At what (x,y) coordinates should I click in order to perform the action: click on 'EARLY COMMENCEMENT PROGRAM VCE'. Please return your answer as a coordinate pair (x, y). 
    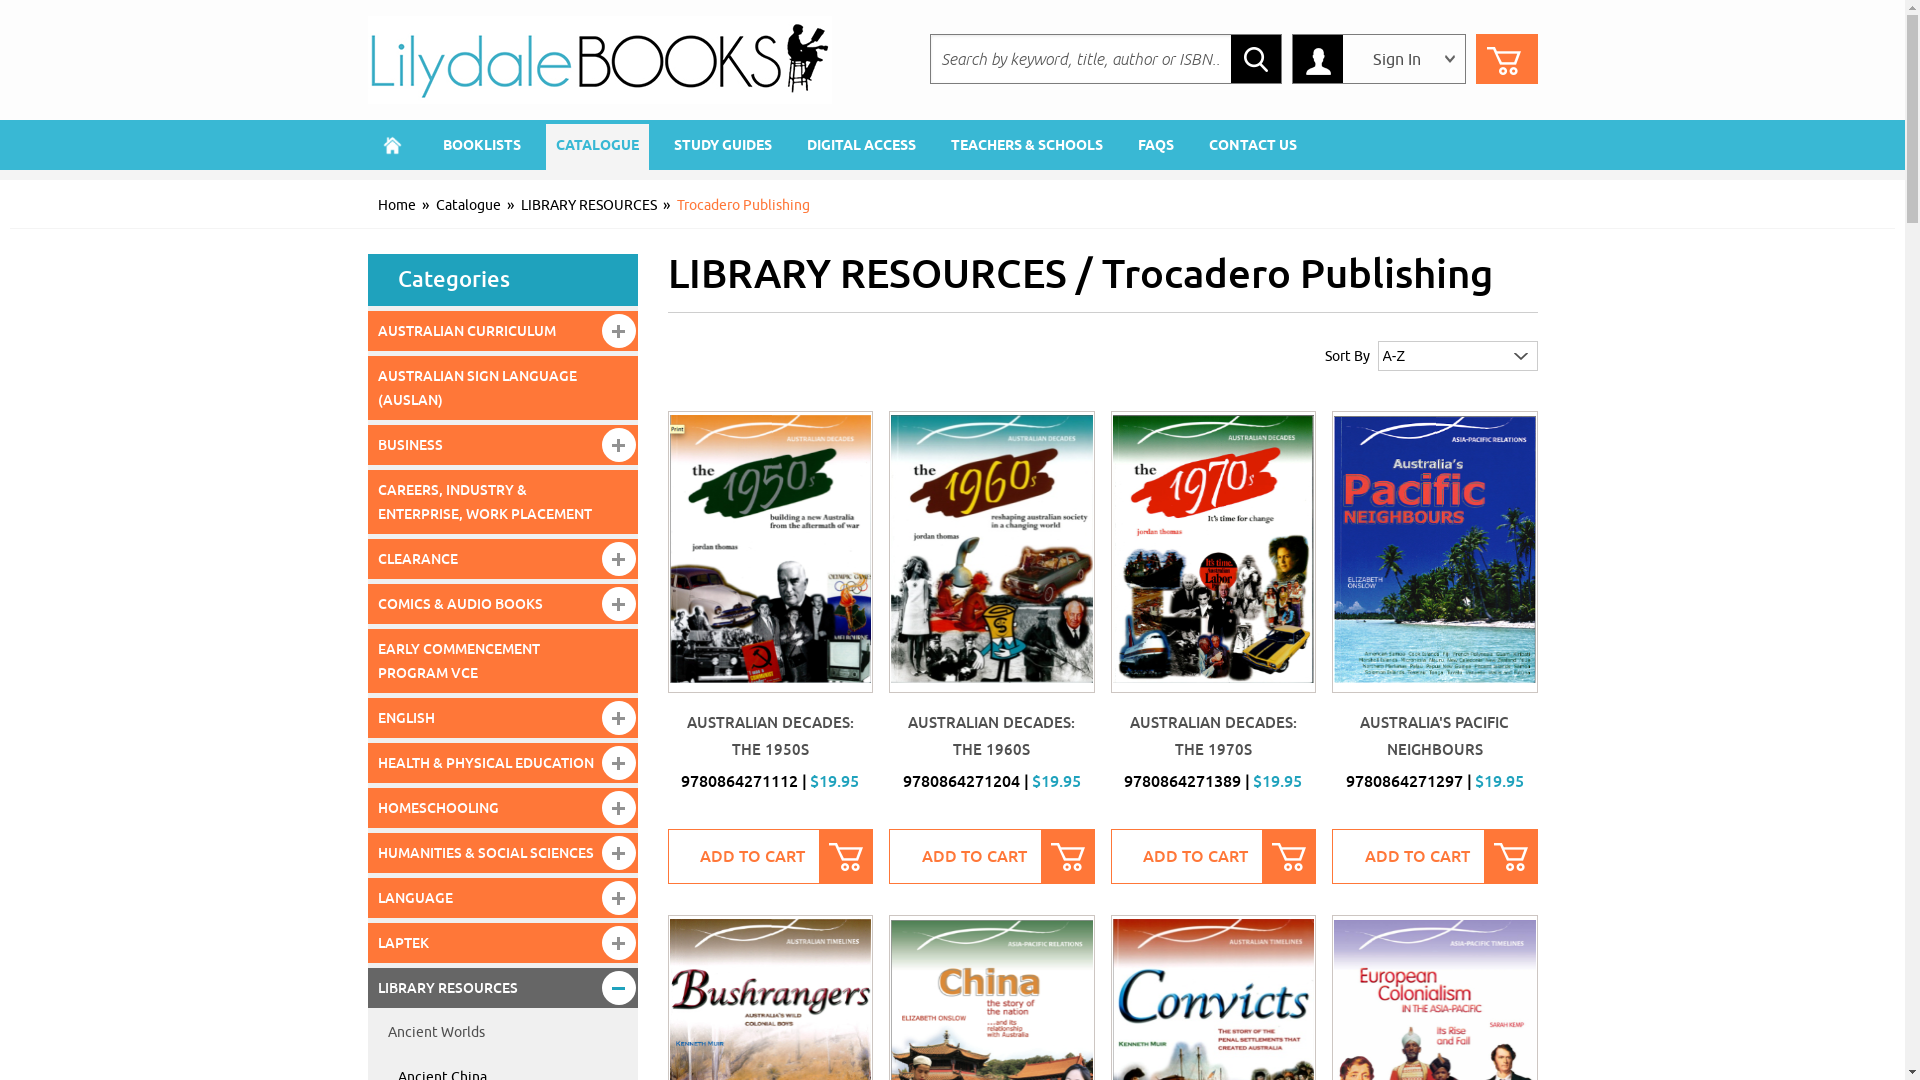
    Looking at the image, I should click on (503, 660).